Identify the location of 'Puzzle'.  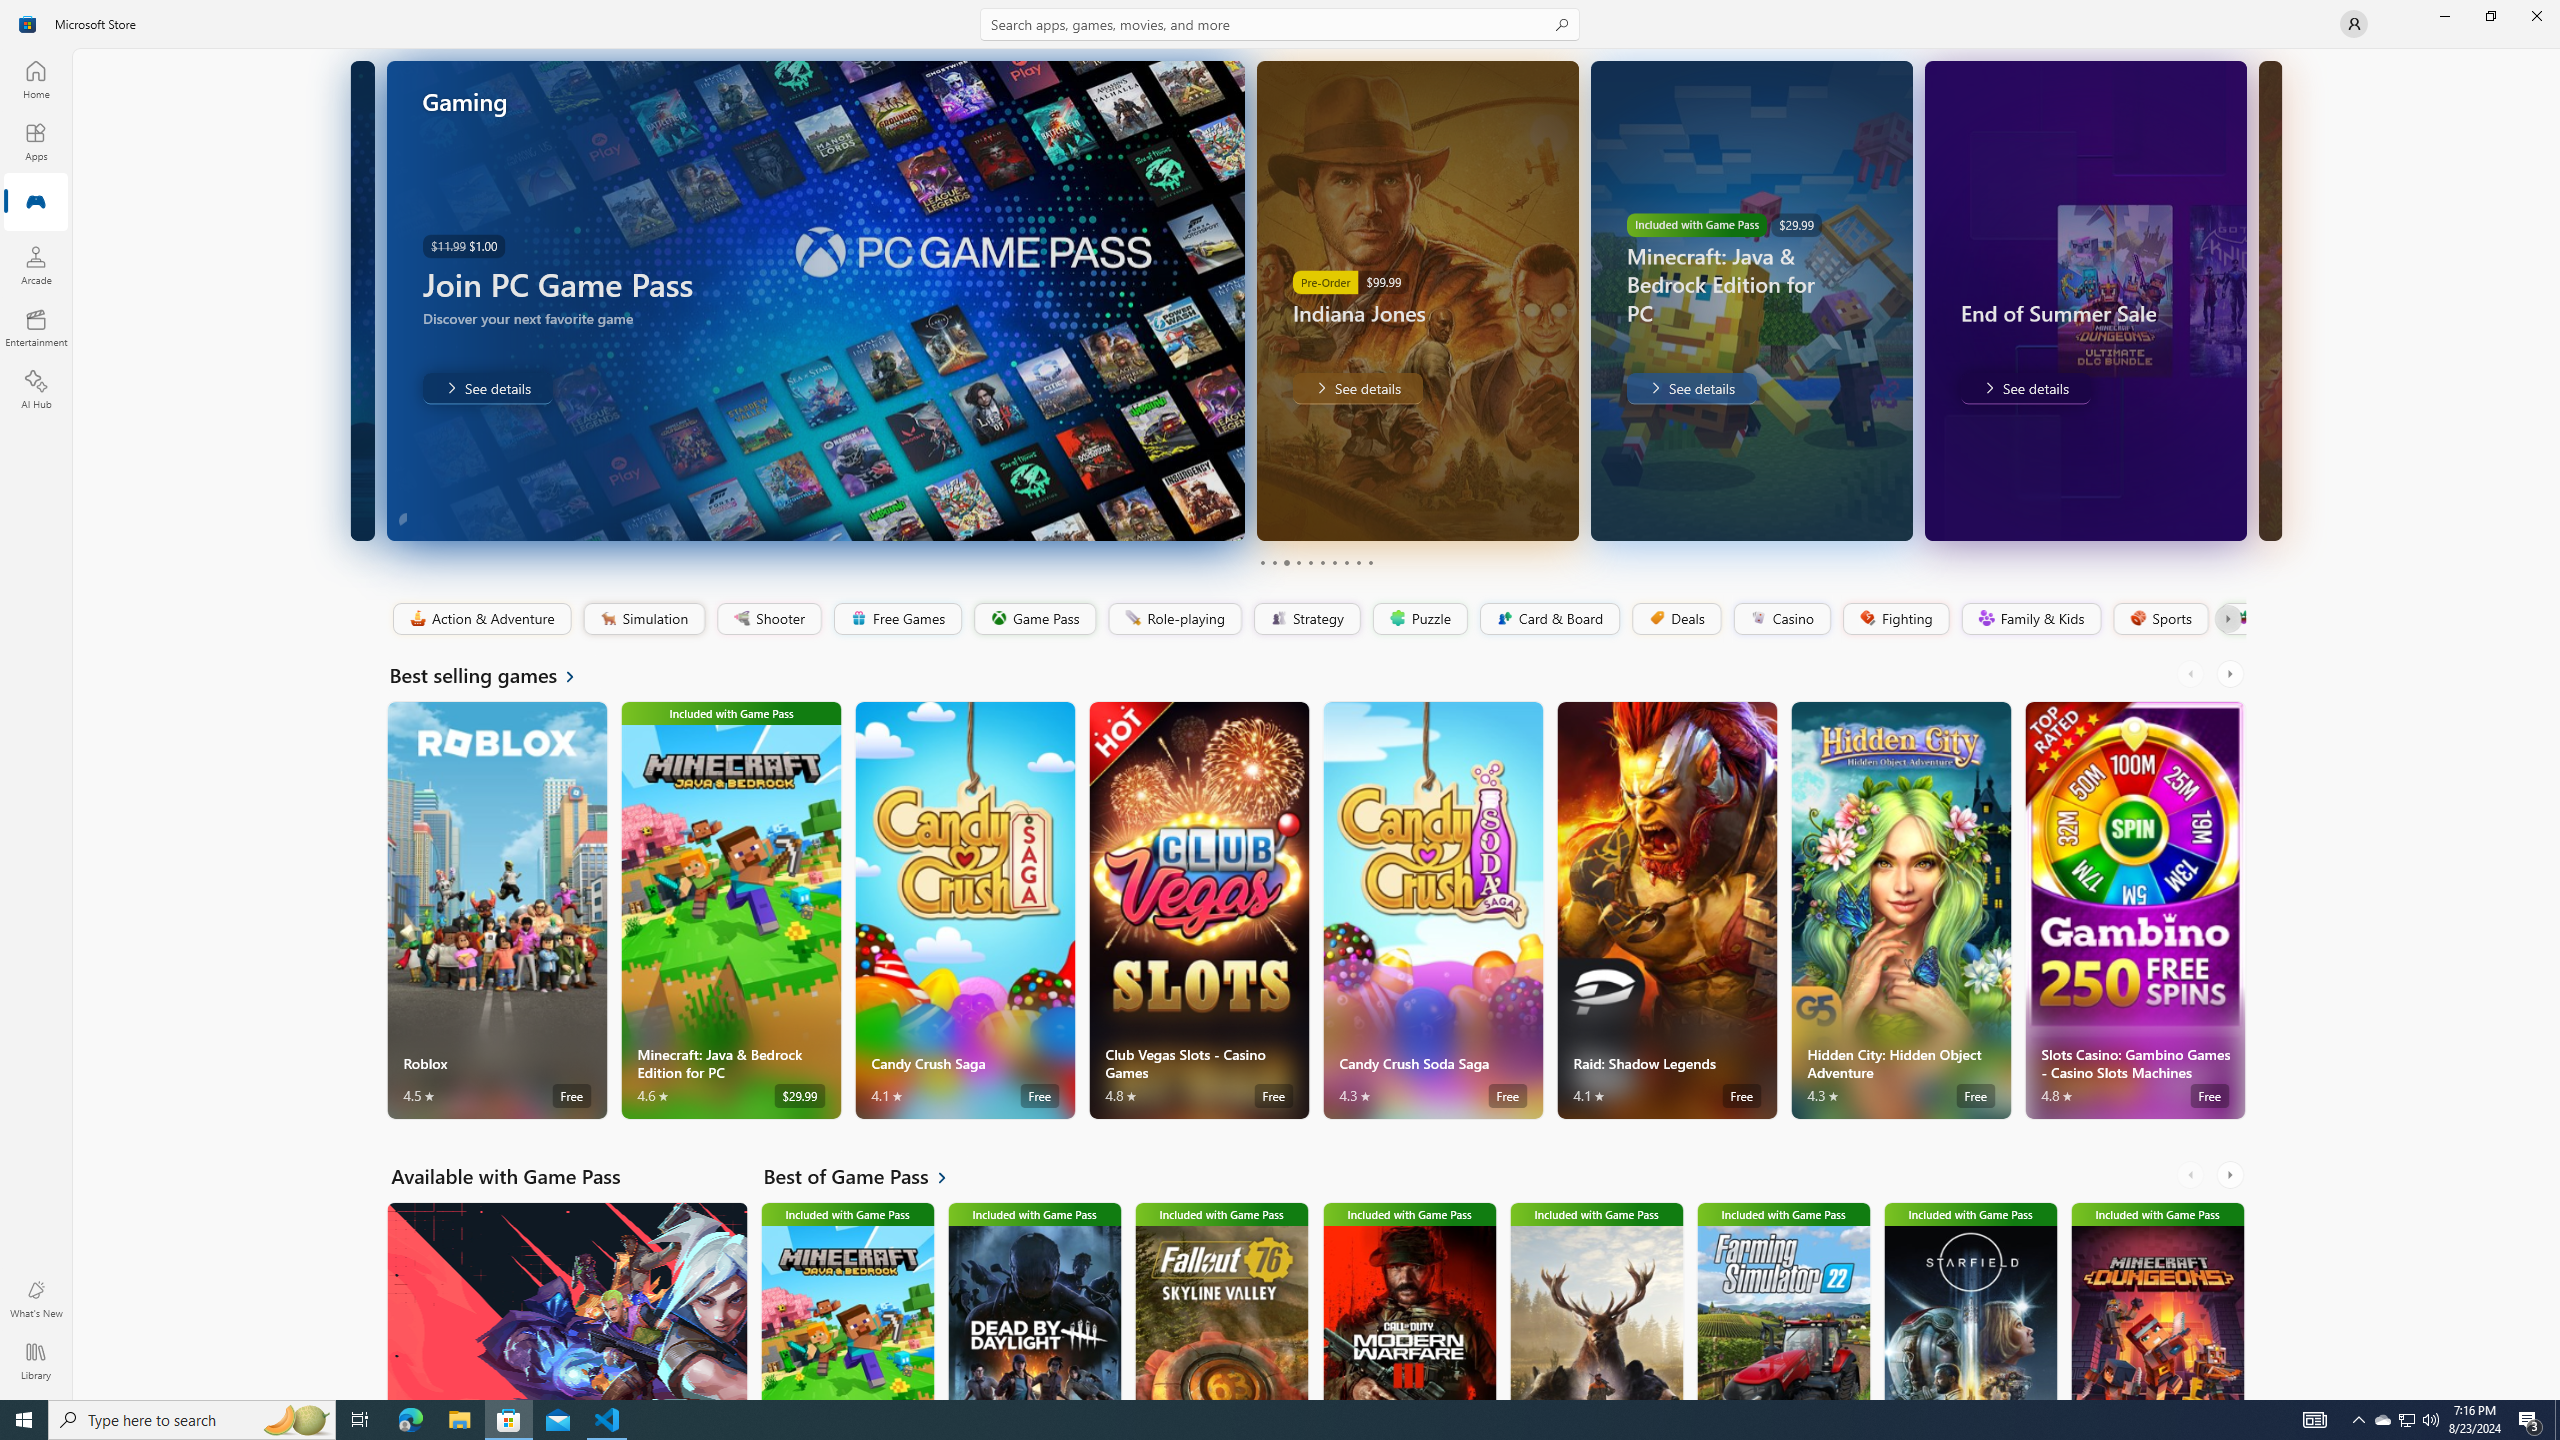
(1418, 618).